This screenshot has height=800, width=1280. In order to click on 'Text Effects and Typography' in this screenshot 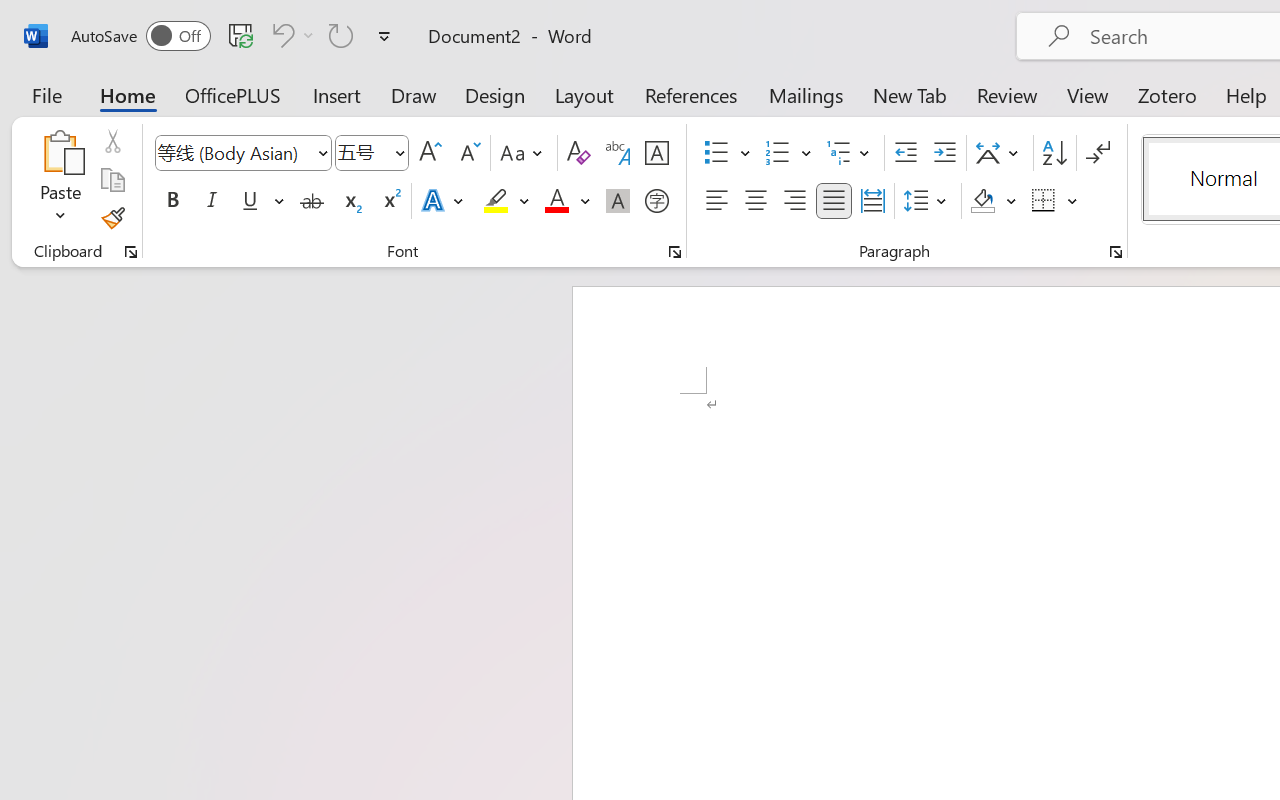, I will do `click(443, 201)`.